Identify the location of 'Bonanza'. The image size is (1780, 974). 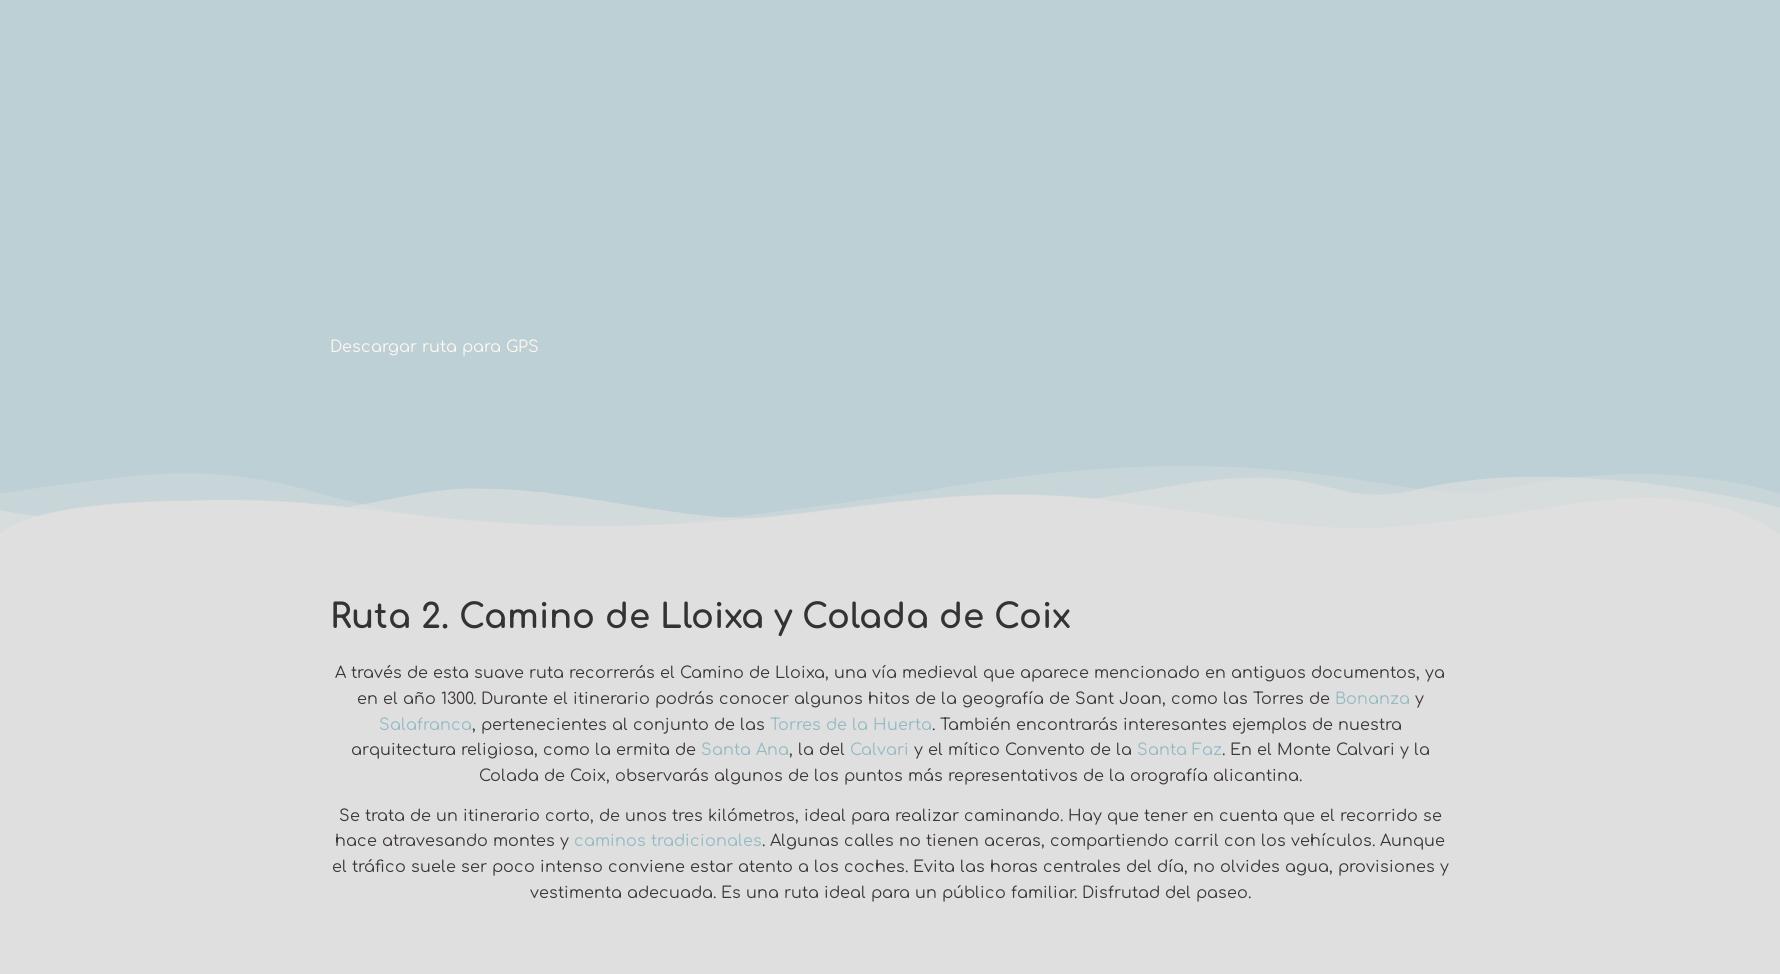
(1371, 699).